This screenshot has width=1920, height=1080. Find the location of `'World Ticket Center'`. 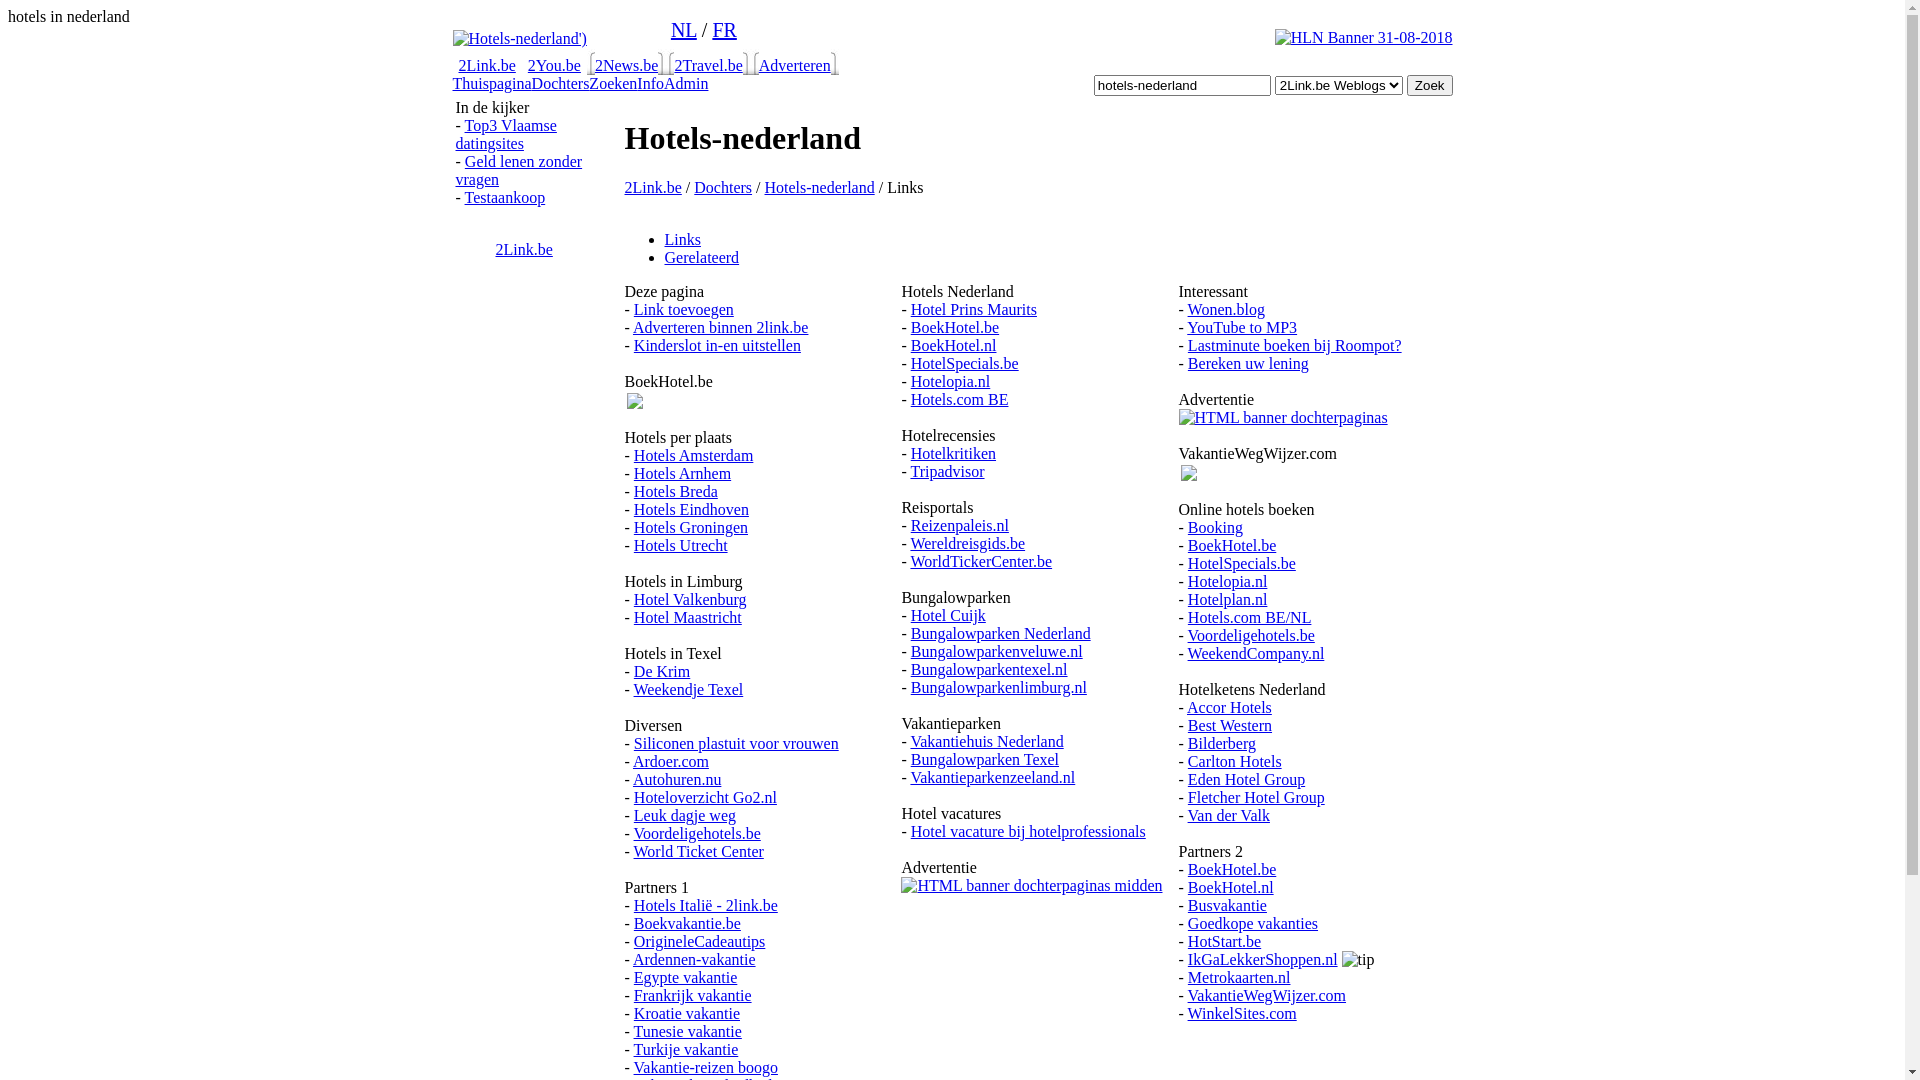

'World Ticket Center' is located at coordinates (699, 851).